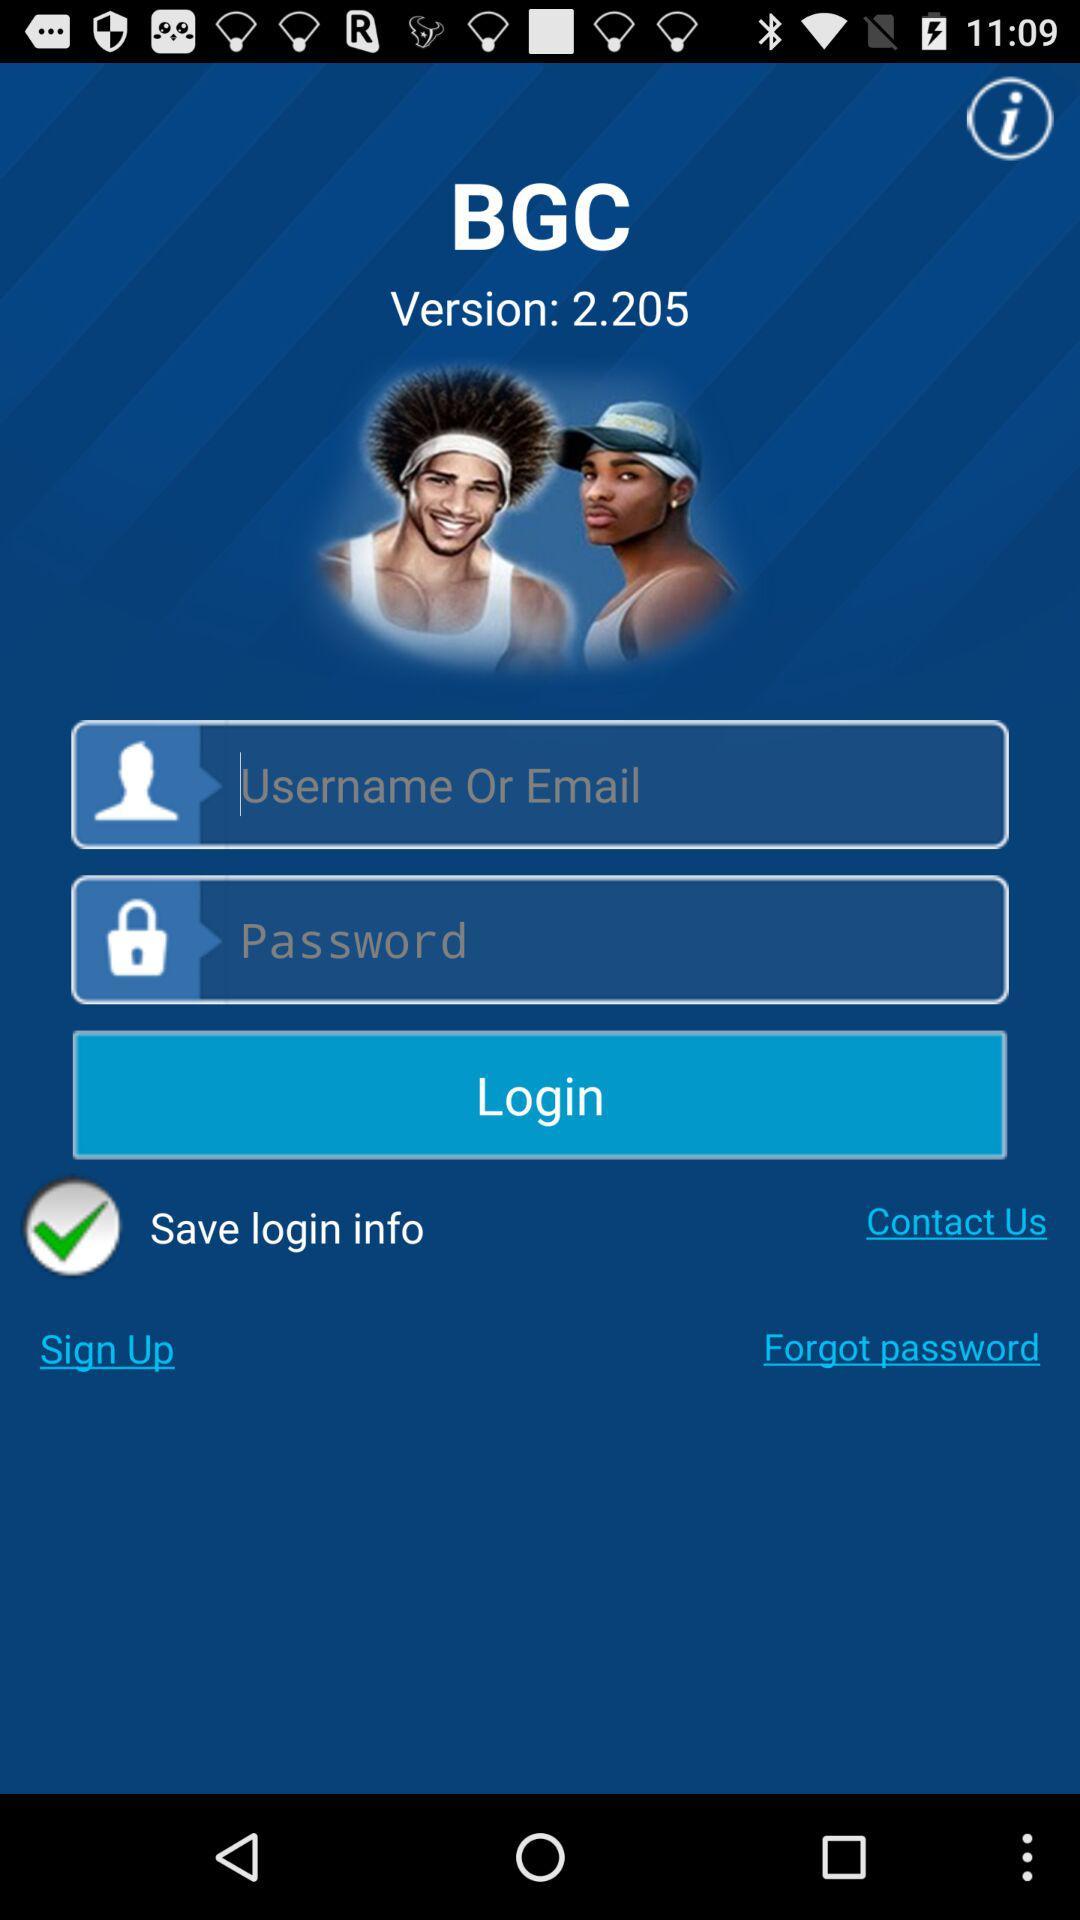 This screenshot has height=1920, width=1080. Describe the element at coordinates (540, 523) in the screenshot. I see `item below version: 2.205 icon` at that location.